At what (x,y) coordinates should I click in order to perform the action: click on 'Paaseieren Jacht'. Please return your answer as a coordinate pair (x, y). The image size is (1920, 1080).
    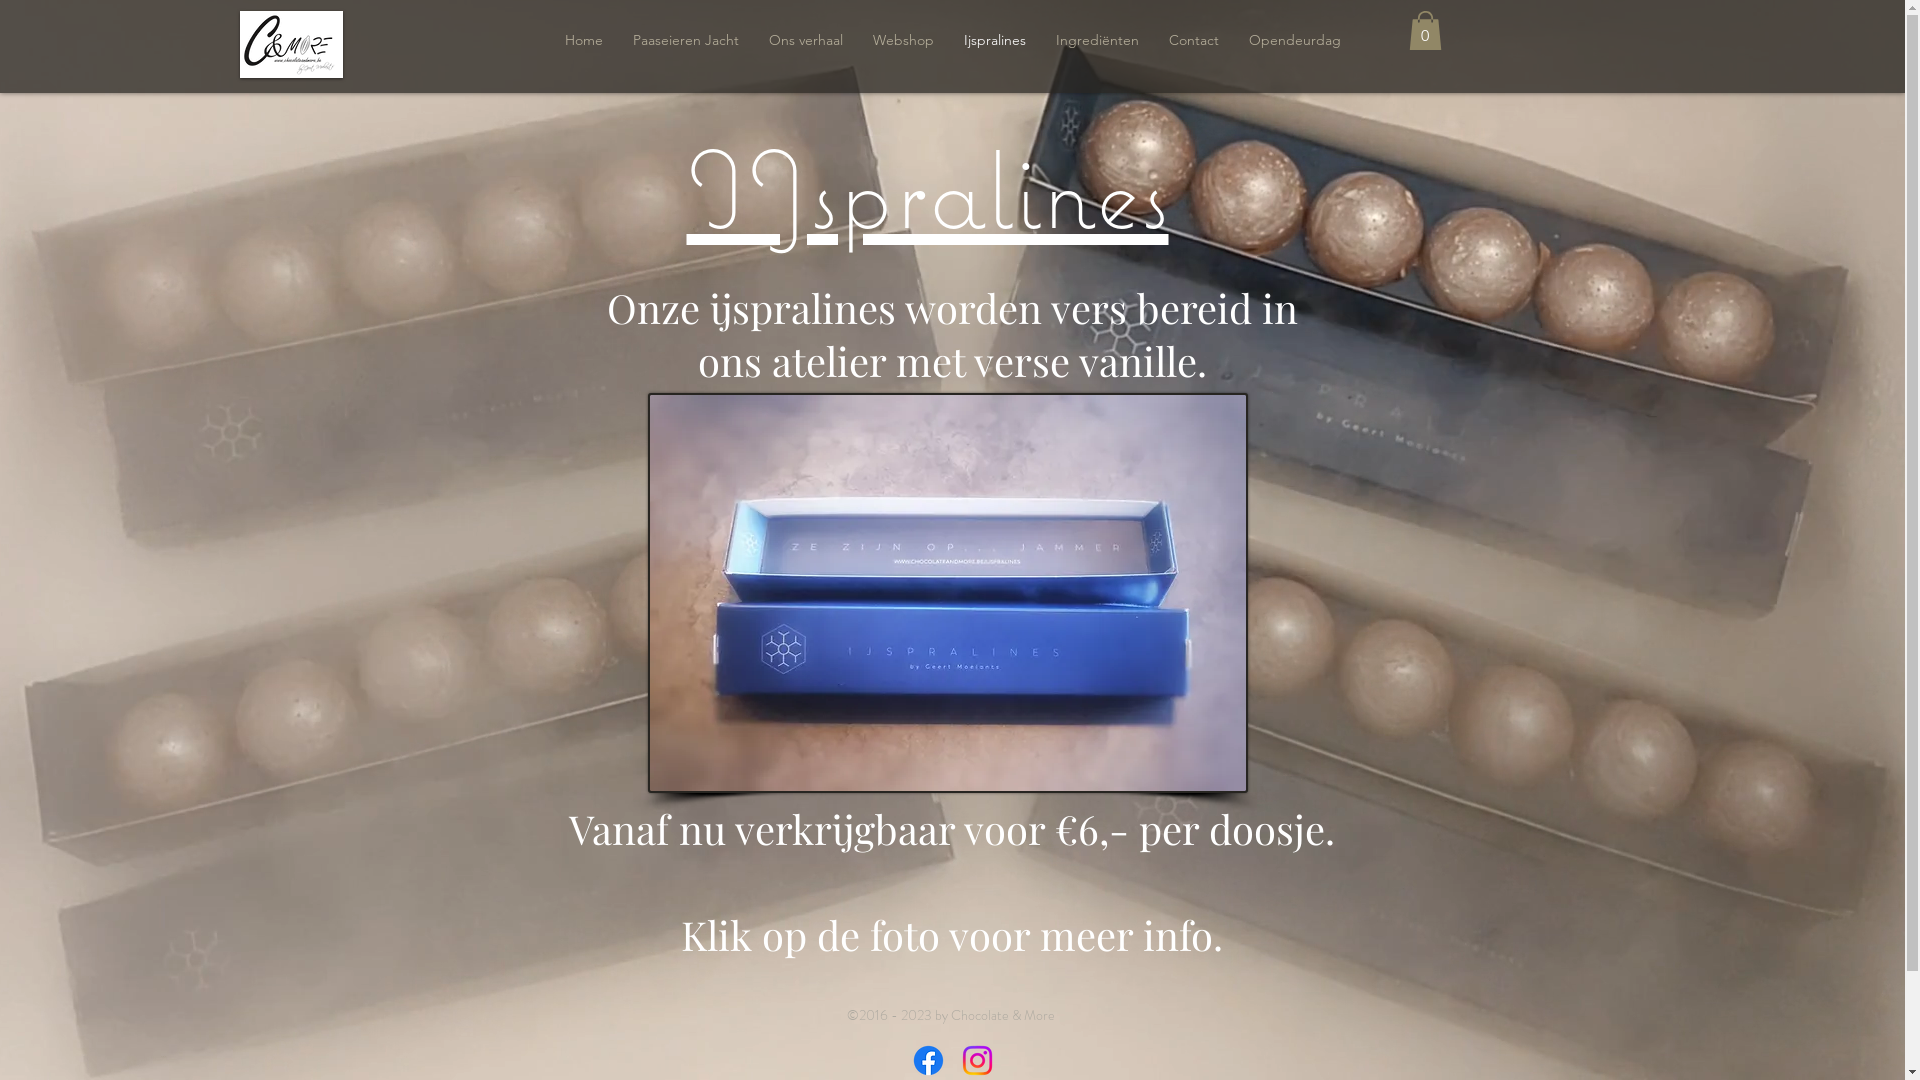
    Looking at the image, I should click on (686, 39).